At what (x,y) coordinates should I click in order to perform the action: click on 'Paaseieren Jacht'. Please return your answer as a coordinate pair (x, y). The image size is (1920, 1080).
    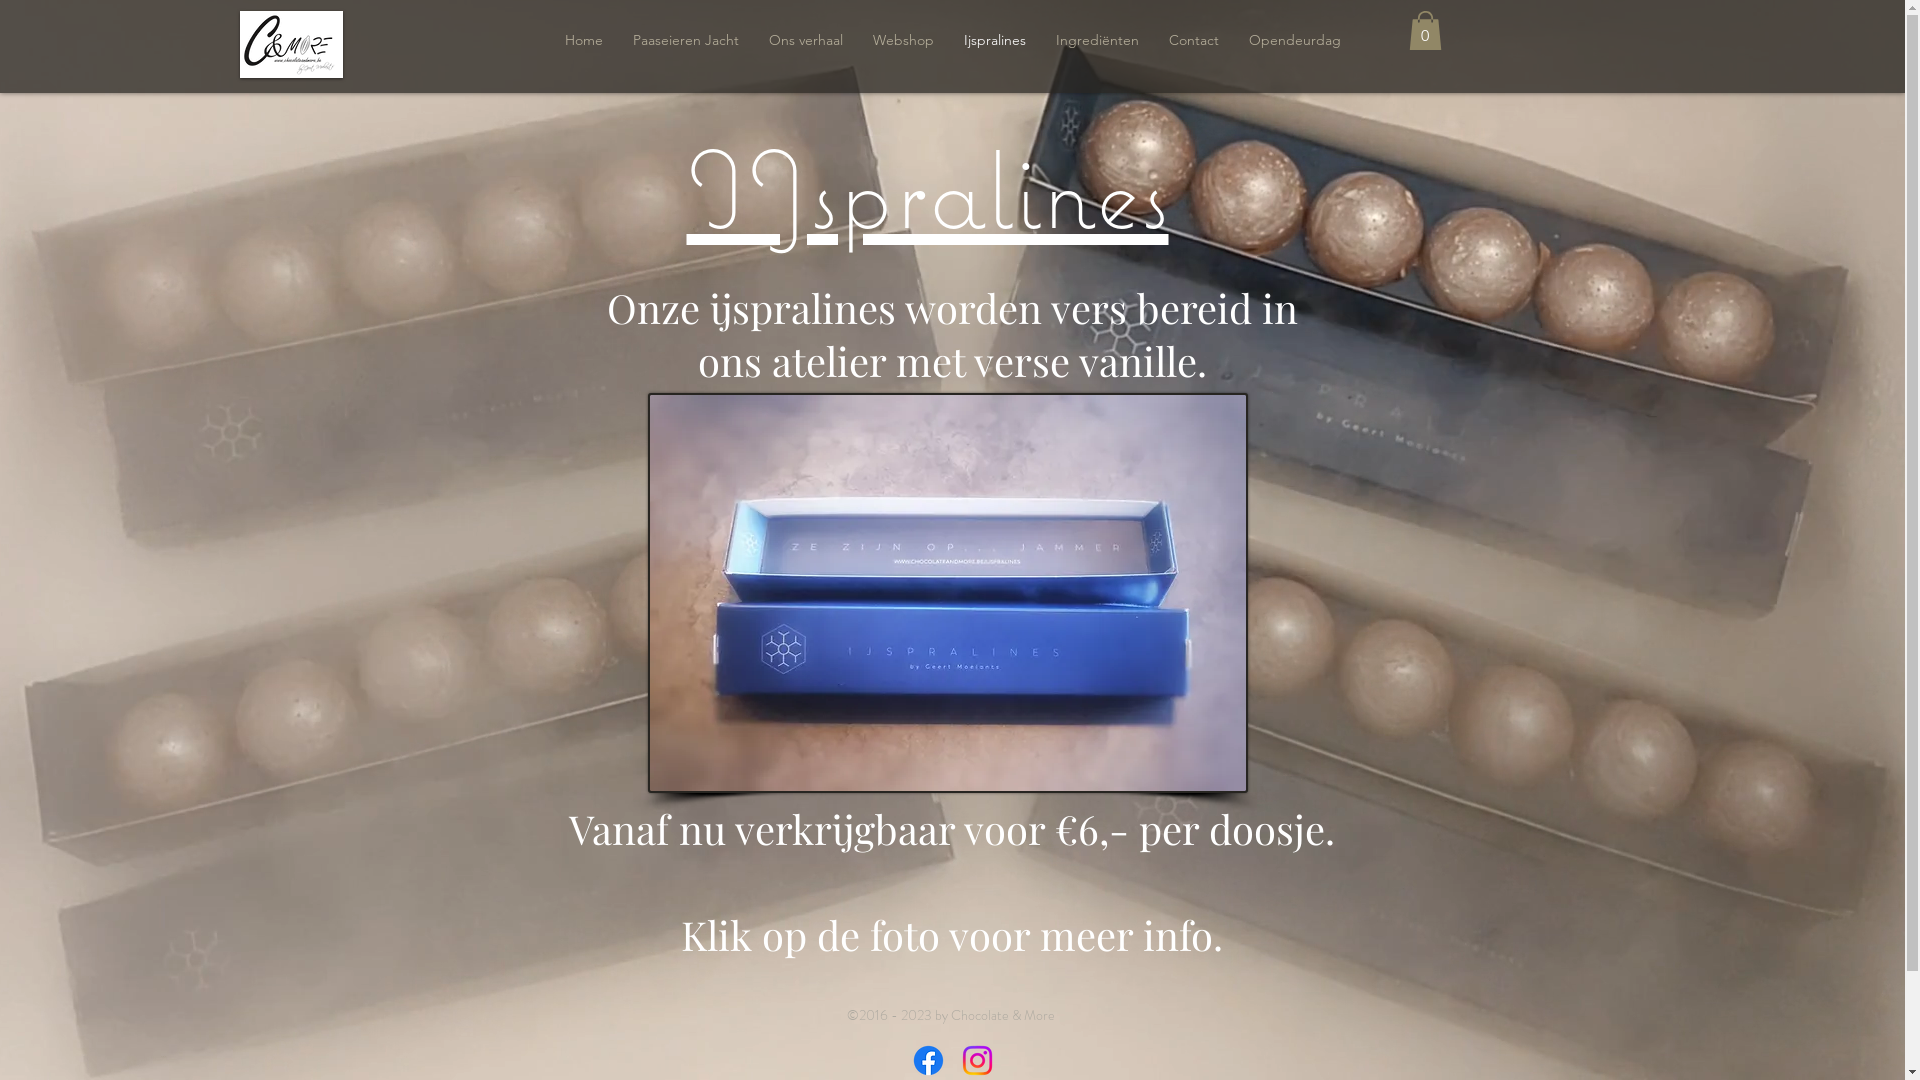
    Looking at the image, I should click on (686, 39).